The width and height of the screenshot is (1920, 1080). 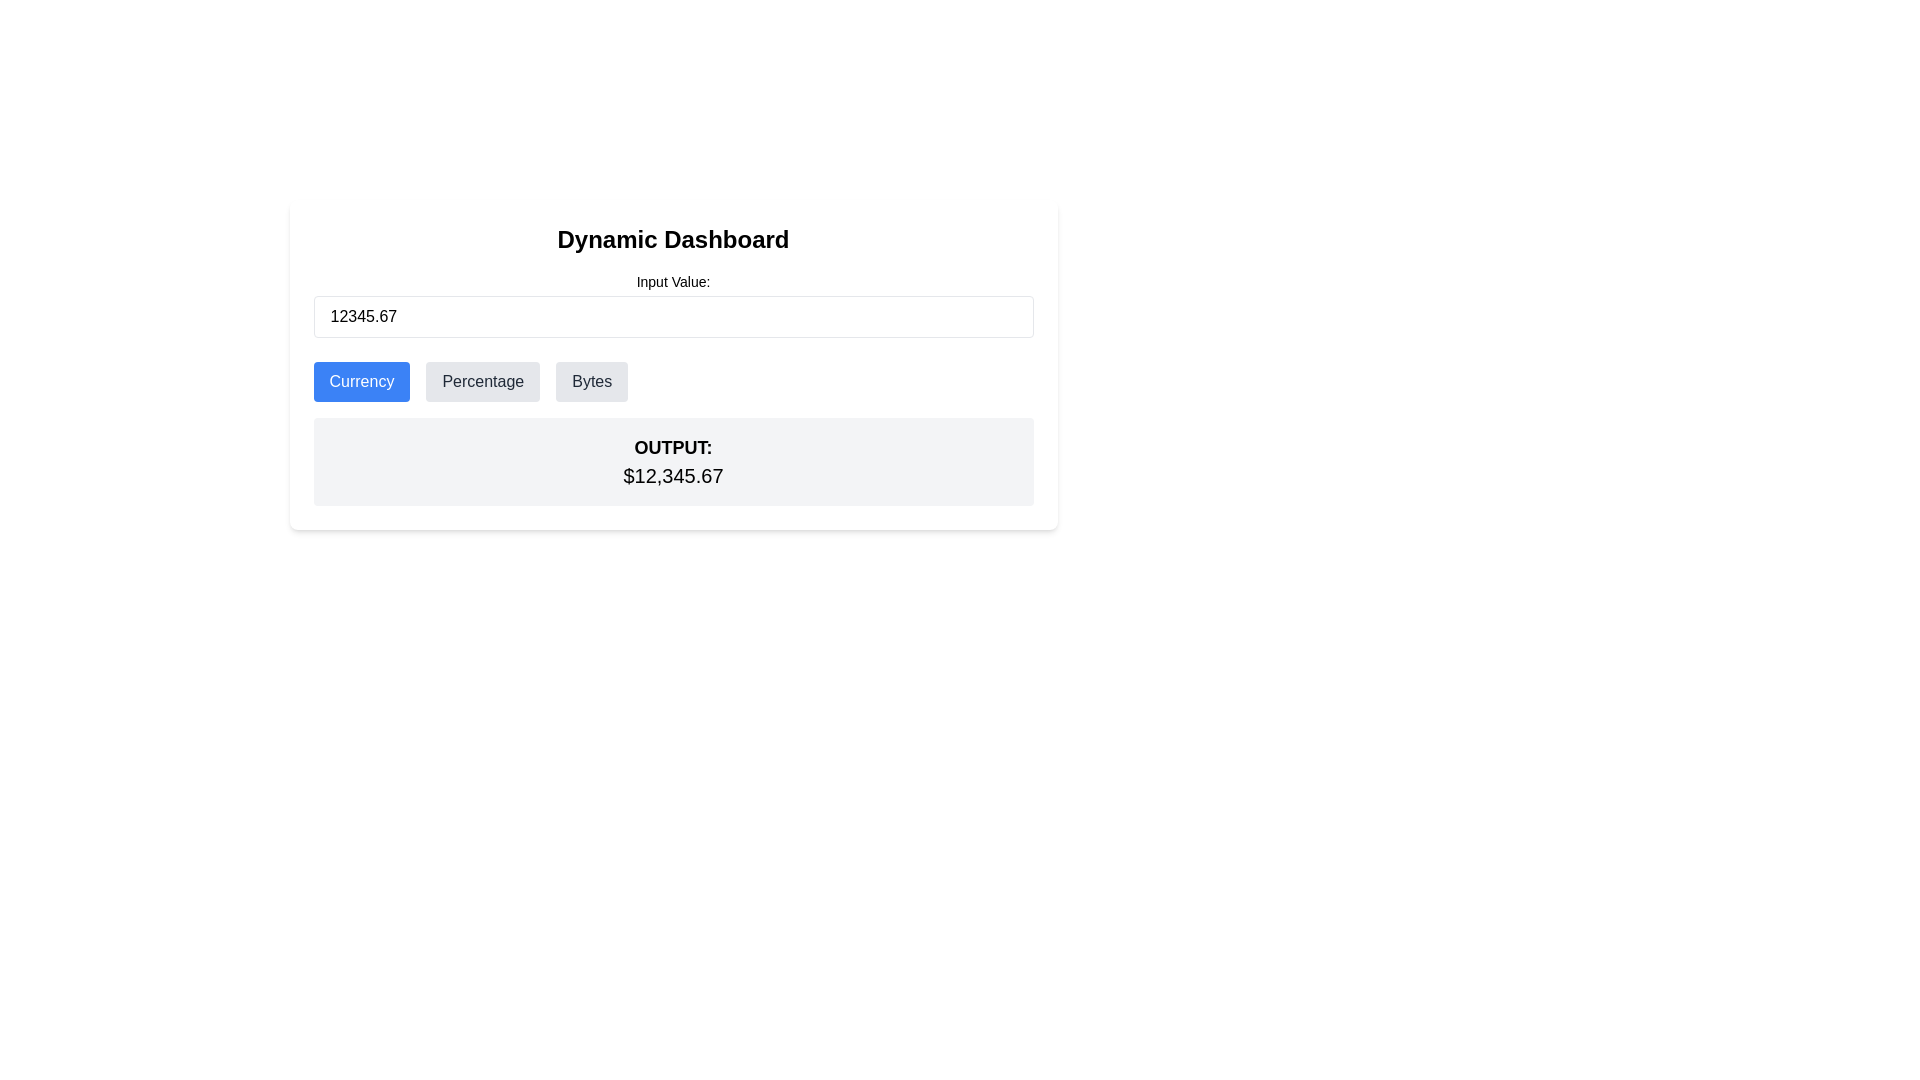 I want to click on the numeric input field located beneath the title 'Dynamic Dashboard' to focus on it, so click(x=673, y=304).